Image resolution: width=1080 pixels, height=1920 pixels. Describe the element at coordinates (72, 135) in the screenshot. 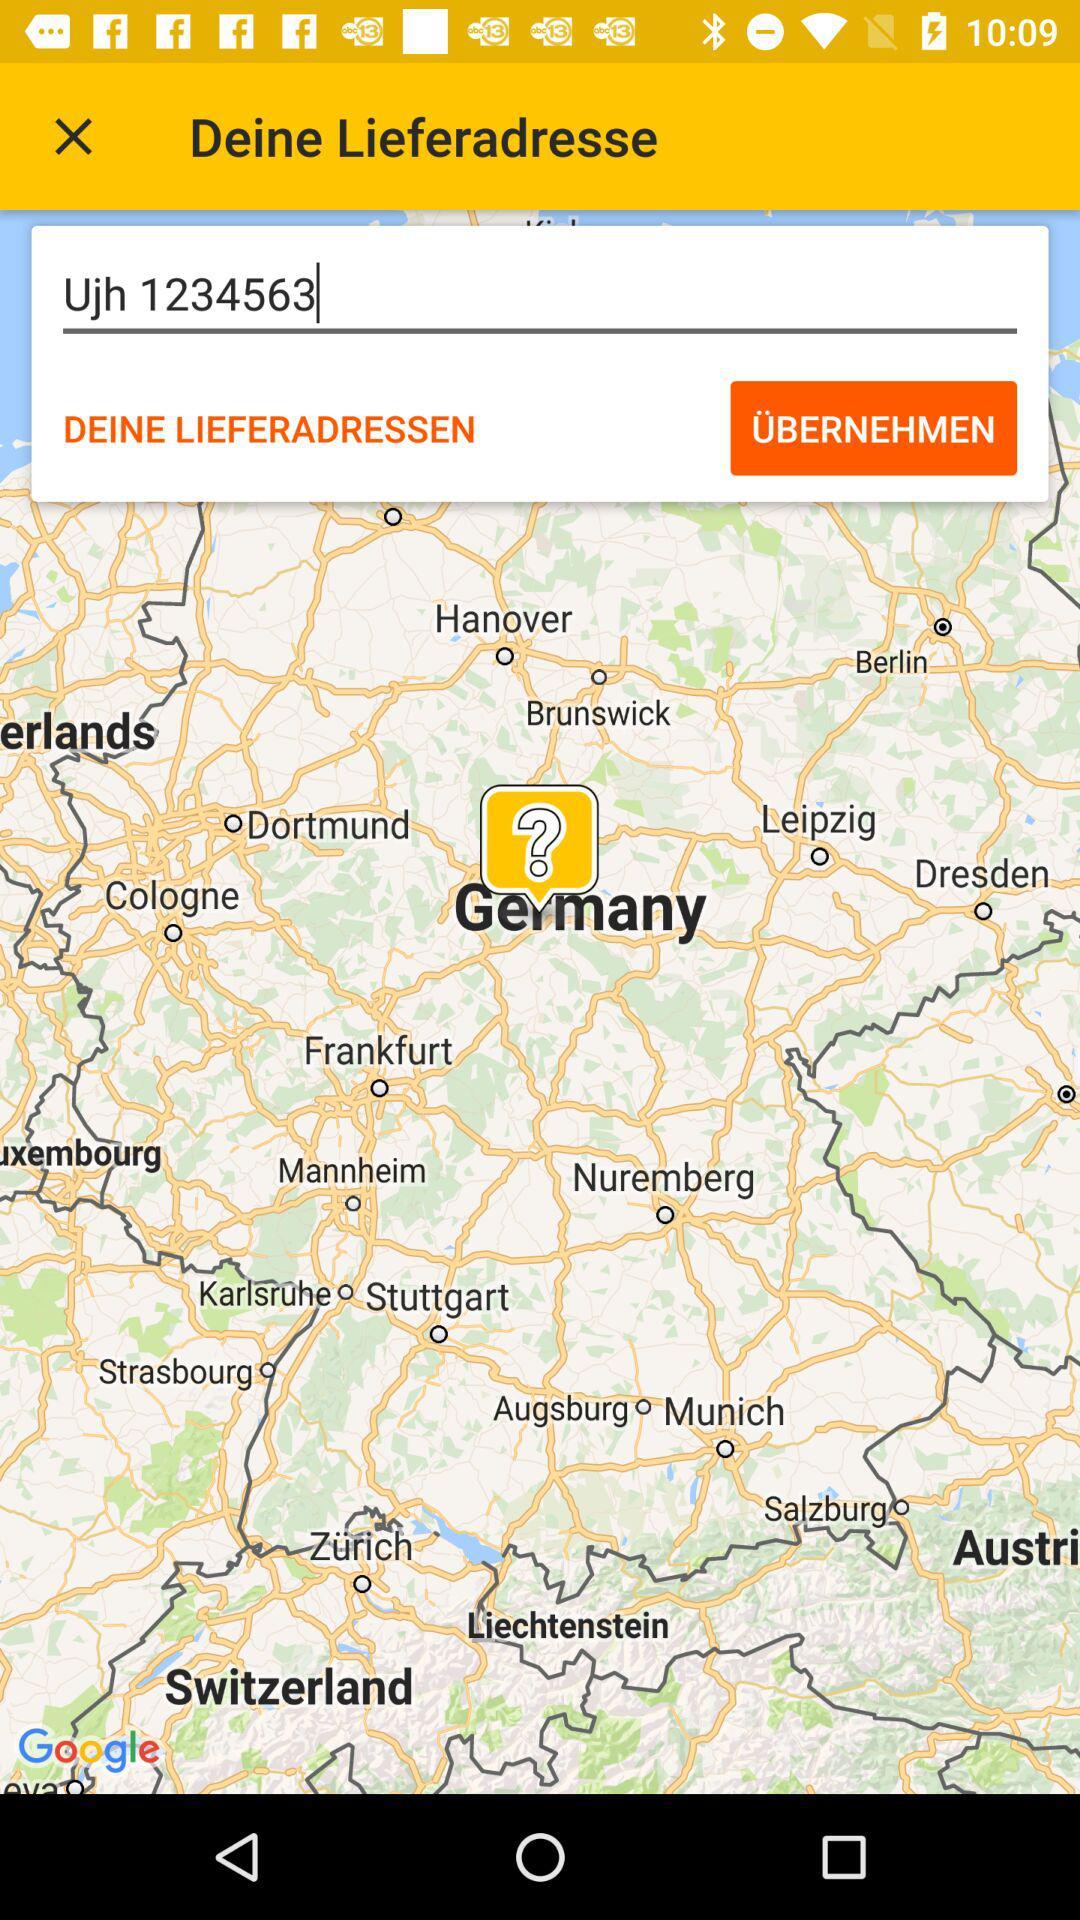

I see `exit page` at that location.